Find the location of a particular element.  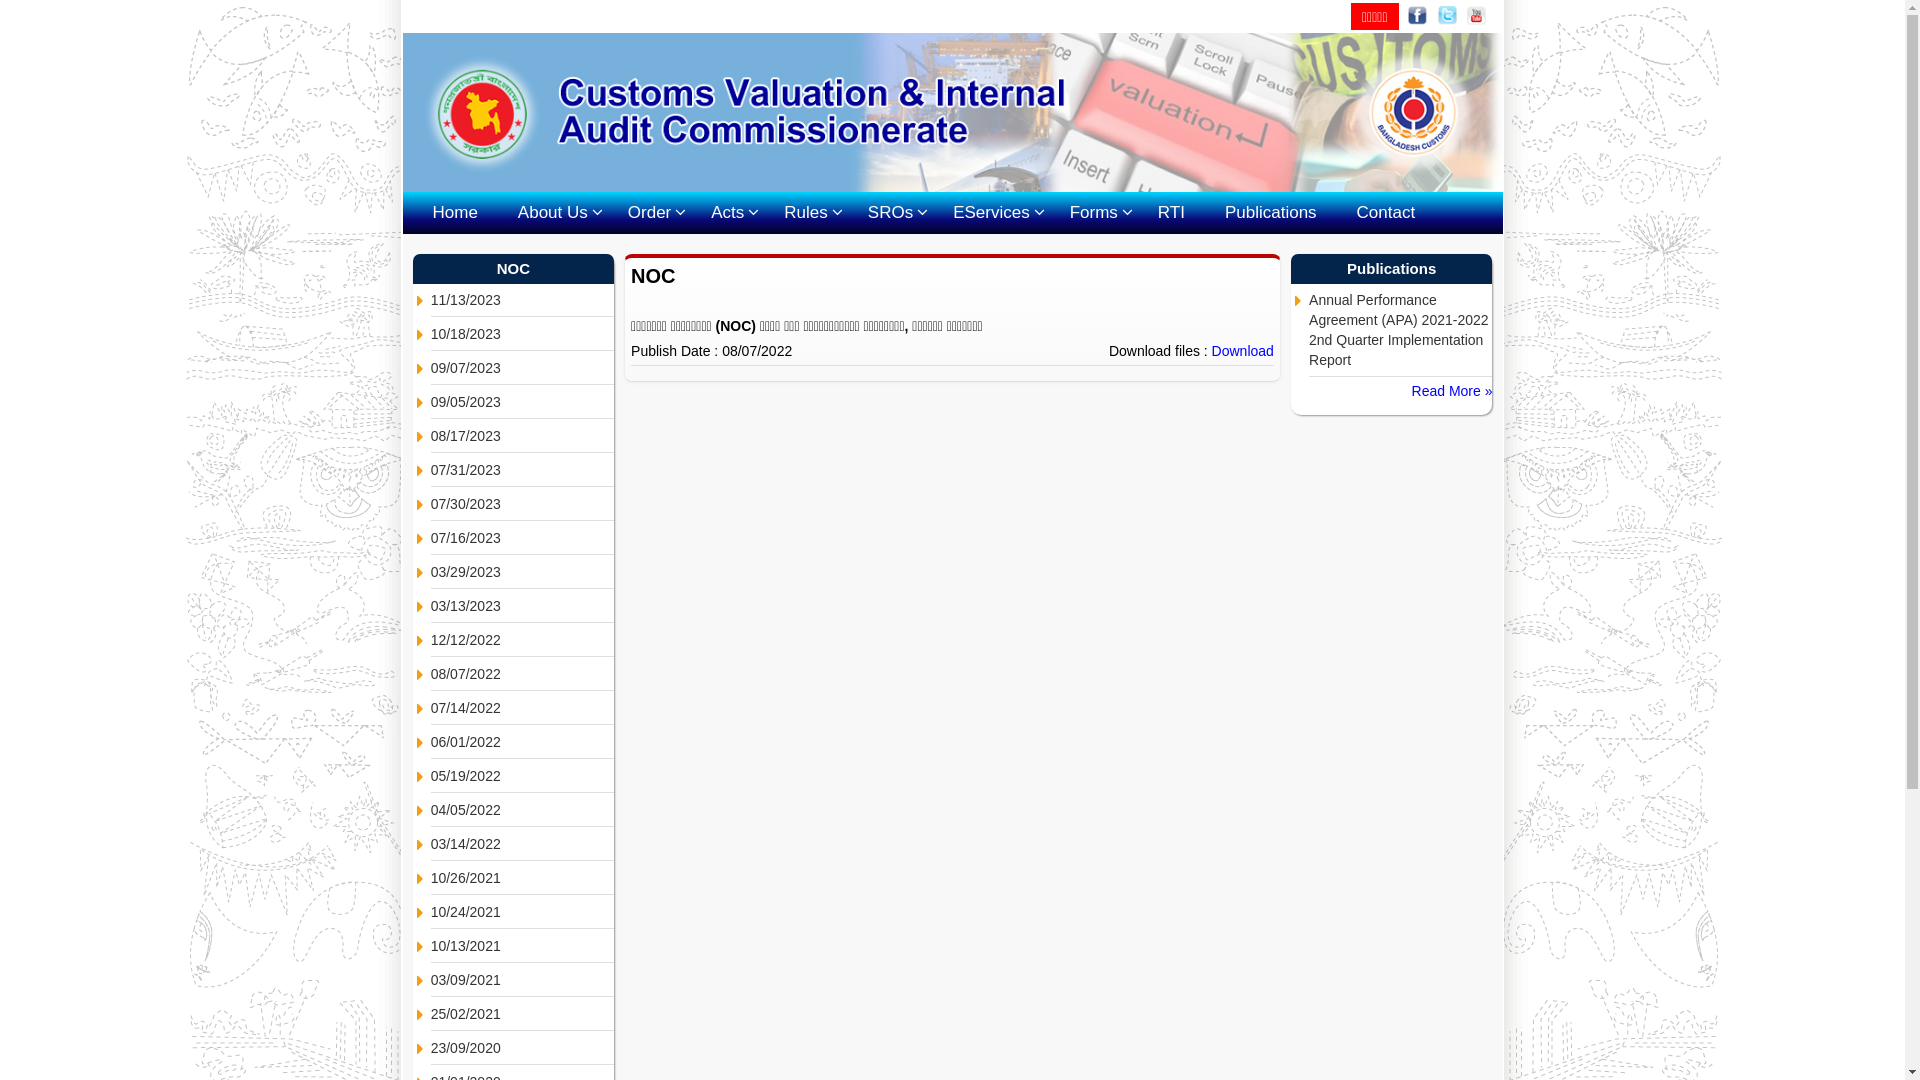

'Publications' is located at coordinates (1270, 212).